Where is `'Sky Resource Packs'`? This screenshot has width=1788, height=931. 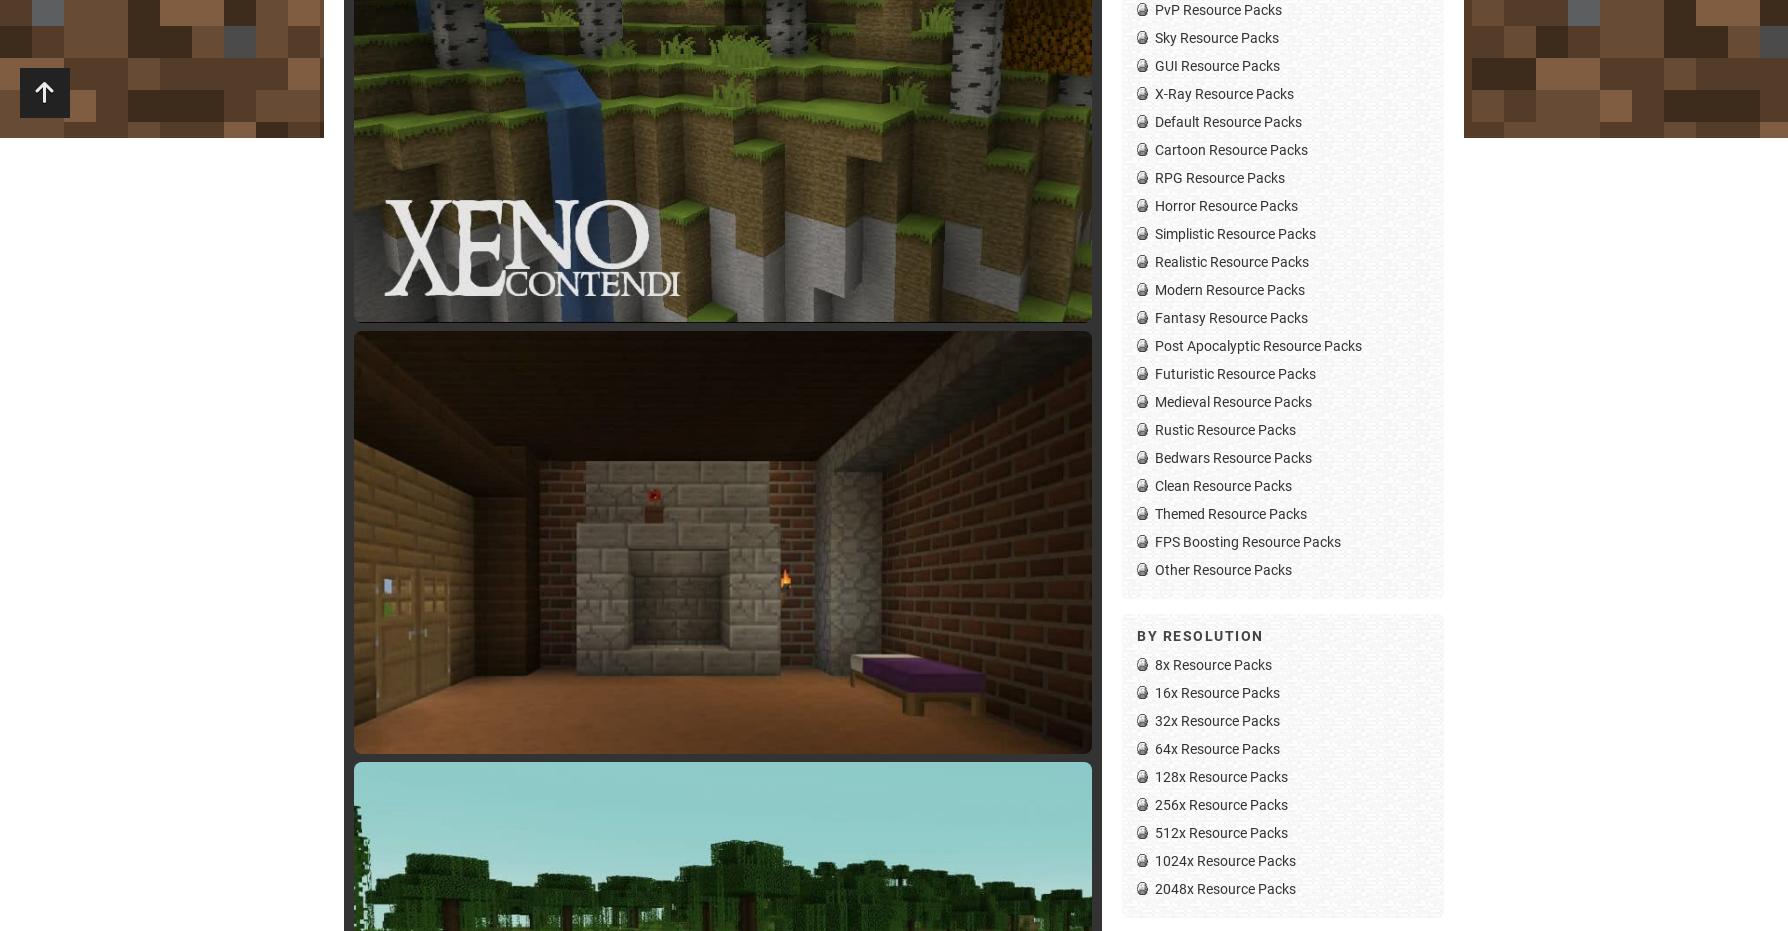
'Sky Resource Packs' is located at coordinates (1215, 35).